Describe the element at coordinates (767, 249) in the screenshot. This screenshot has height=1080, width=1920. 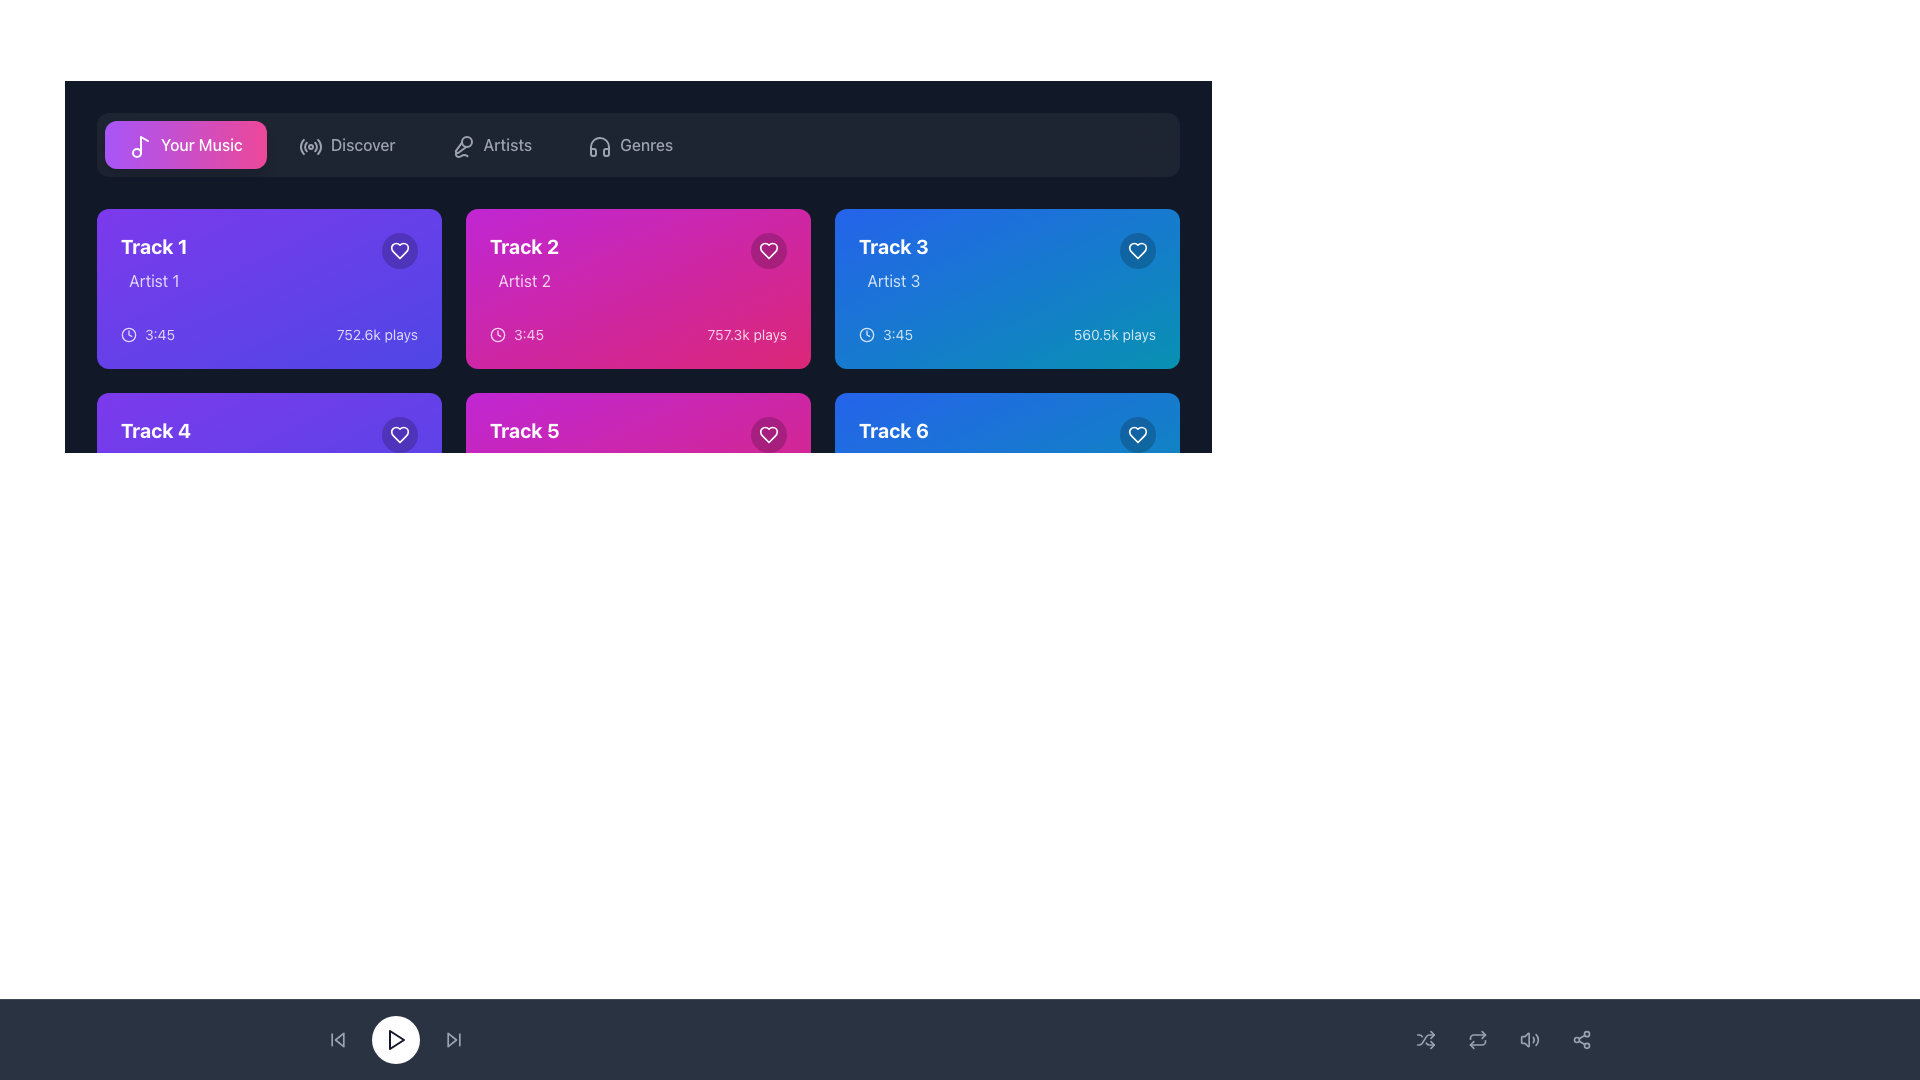
I see `the Heart Icon Button located in the second column of the top row of the grid layout, which is associated with 'Track 2'` at that location.